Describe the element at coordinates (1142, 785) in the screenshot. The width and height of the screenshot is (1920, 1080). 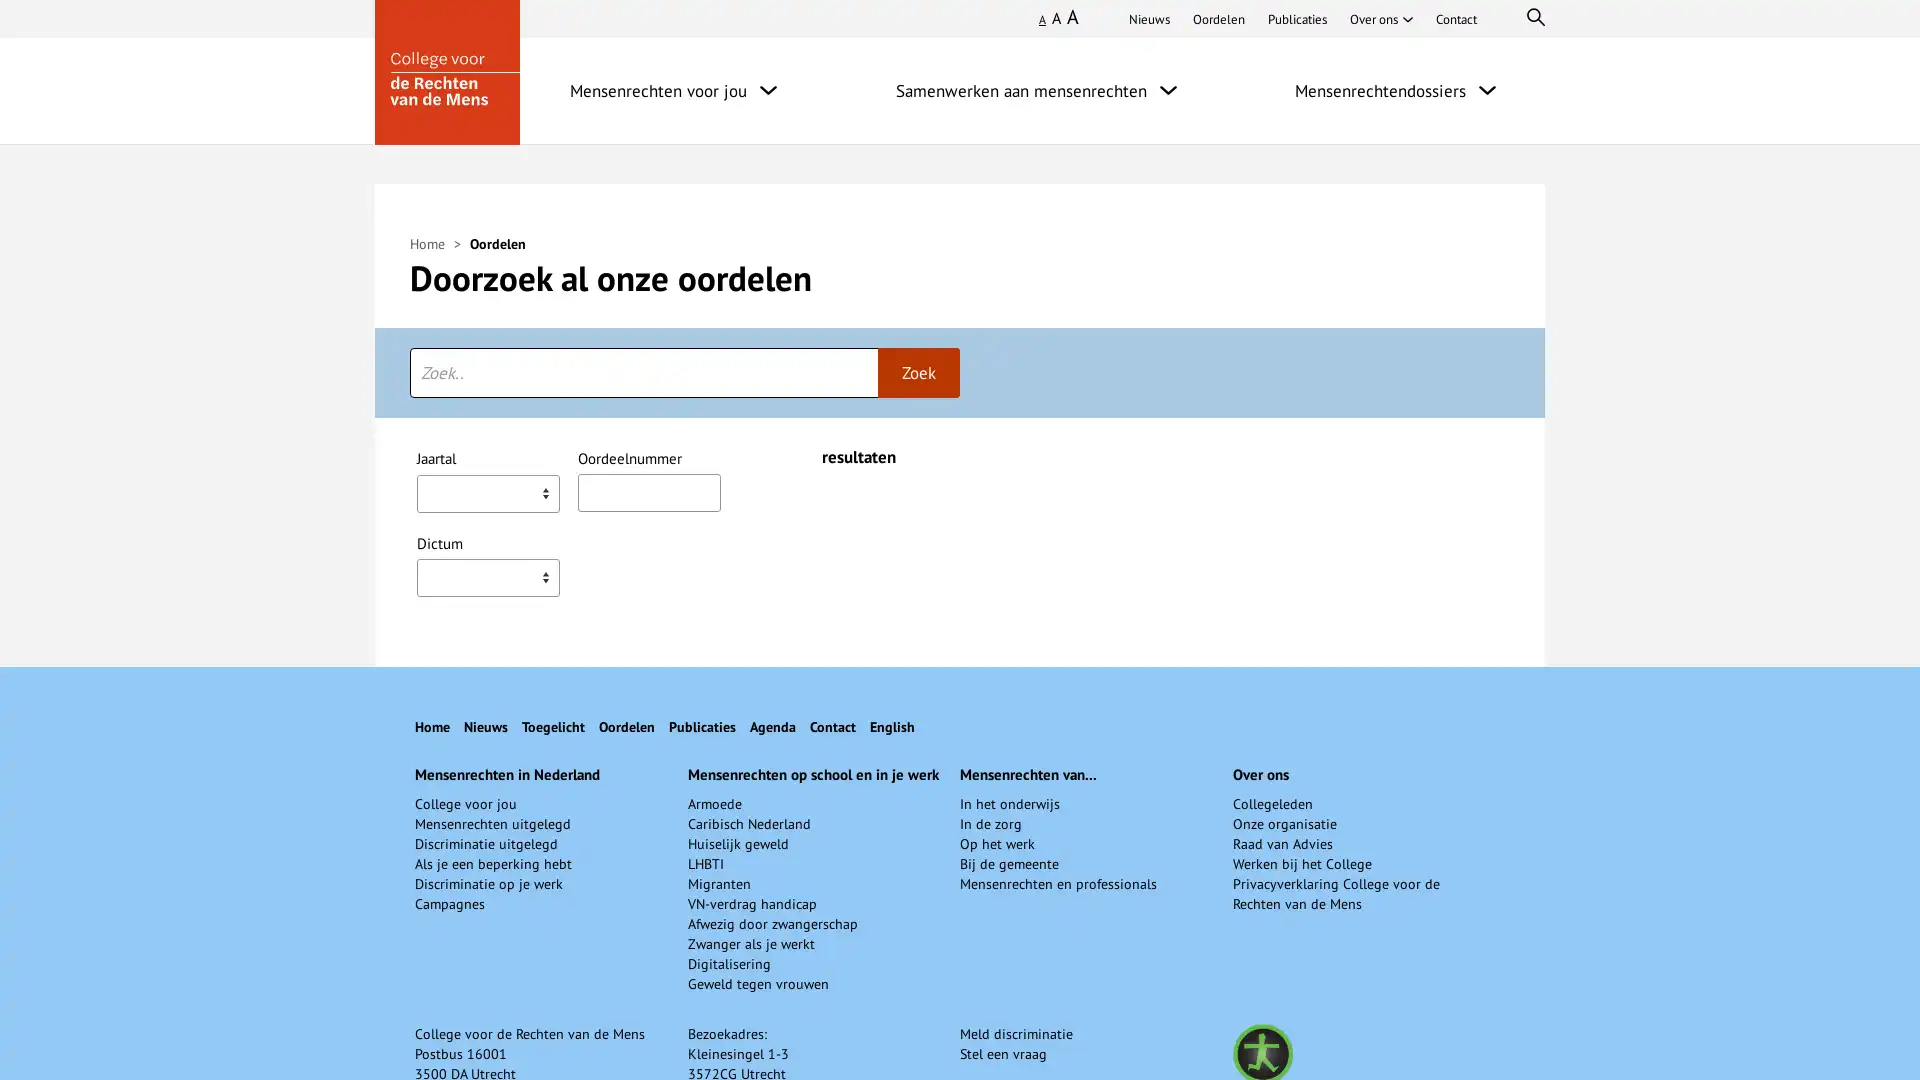
I see `Bescherming van de vrouw,` at that location.